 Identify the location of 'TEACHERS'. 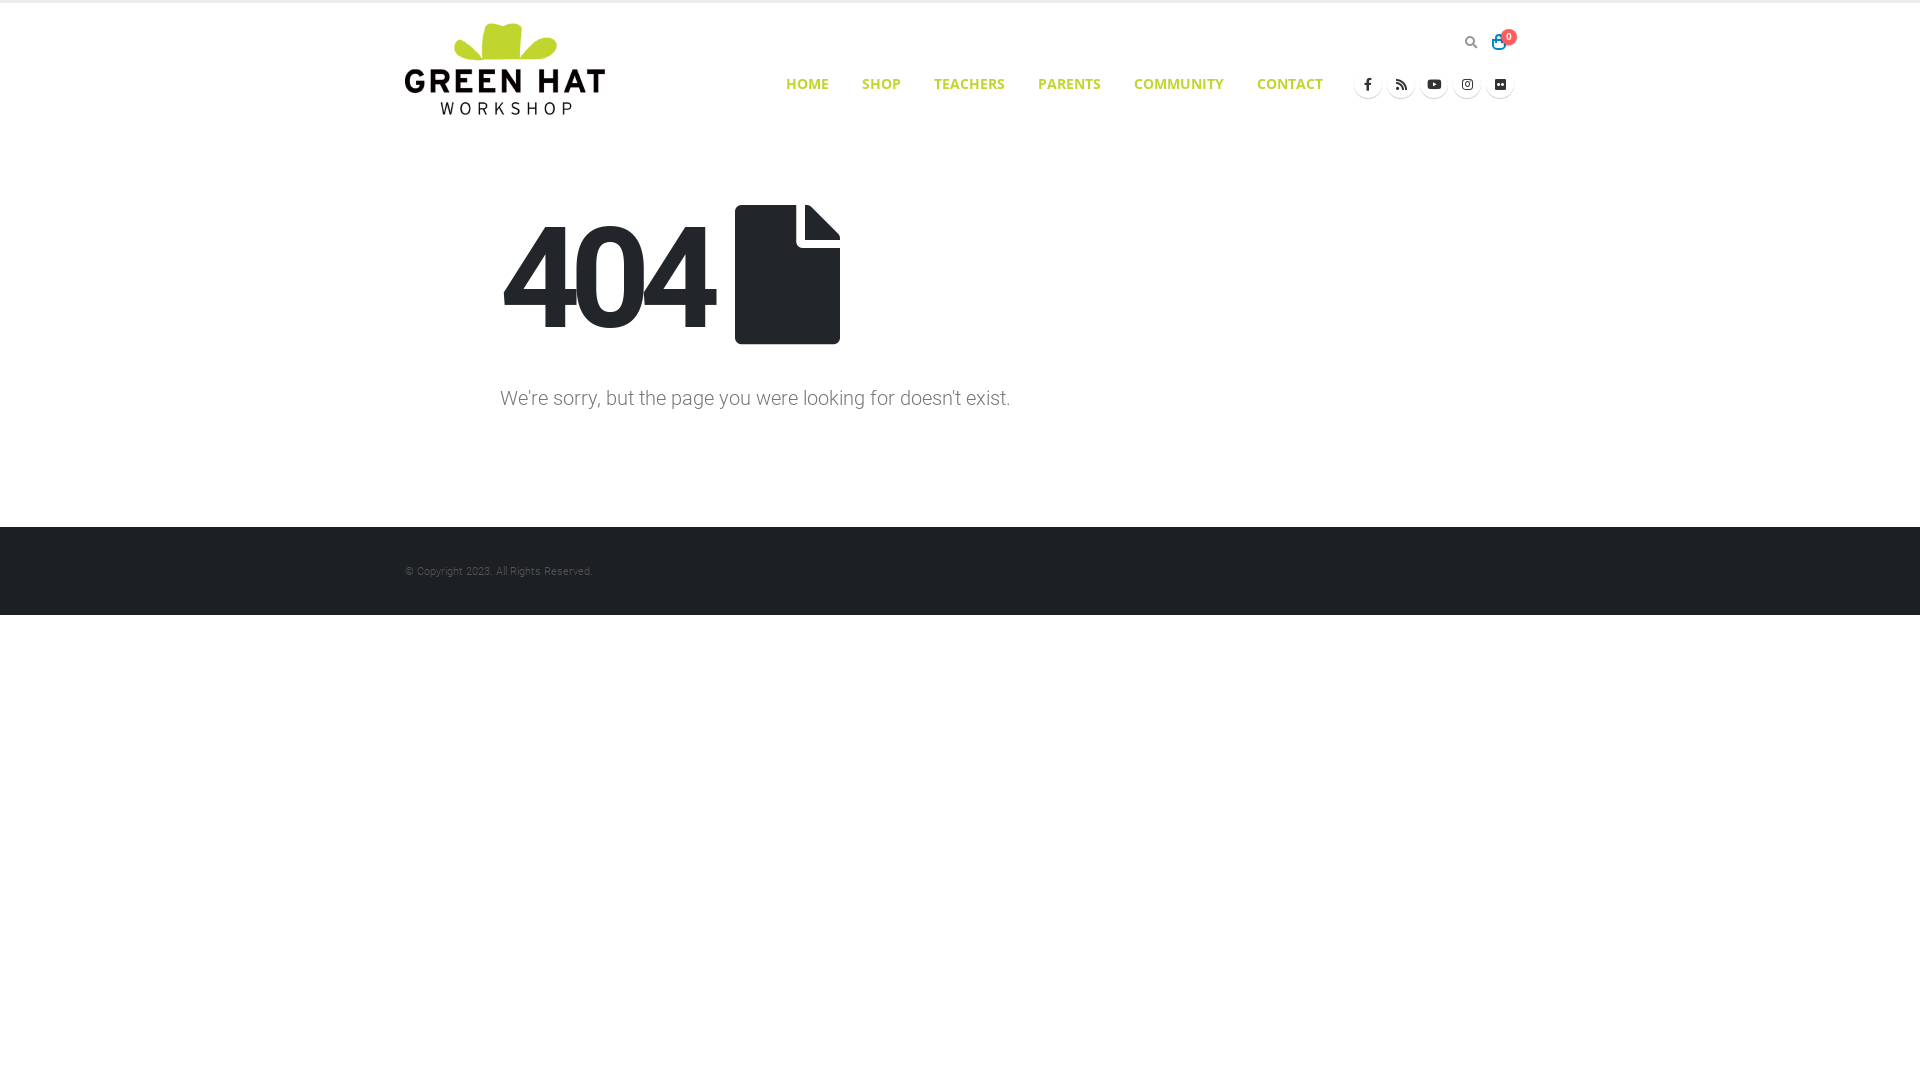
(969, 83).